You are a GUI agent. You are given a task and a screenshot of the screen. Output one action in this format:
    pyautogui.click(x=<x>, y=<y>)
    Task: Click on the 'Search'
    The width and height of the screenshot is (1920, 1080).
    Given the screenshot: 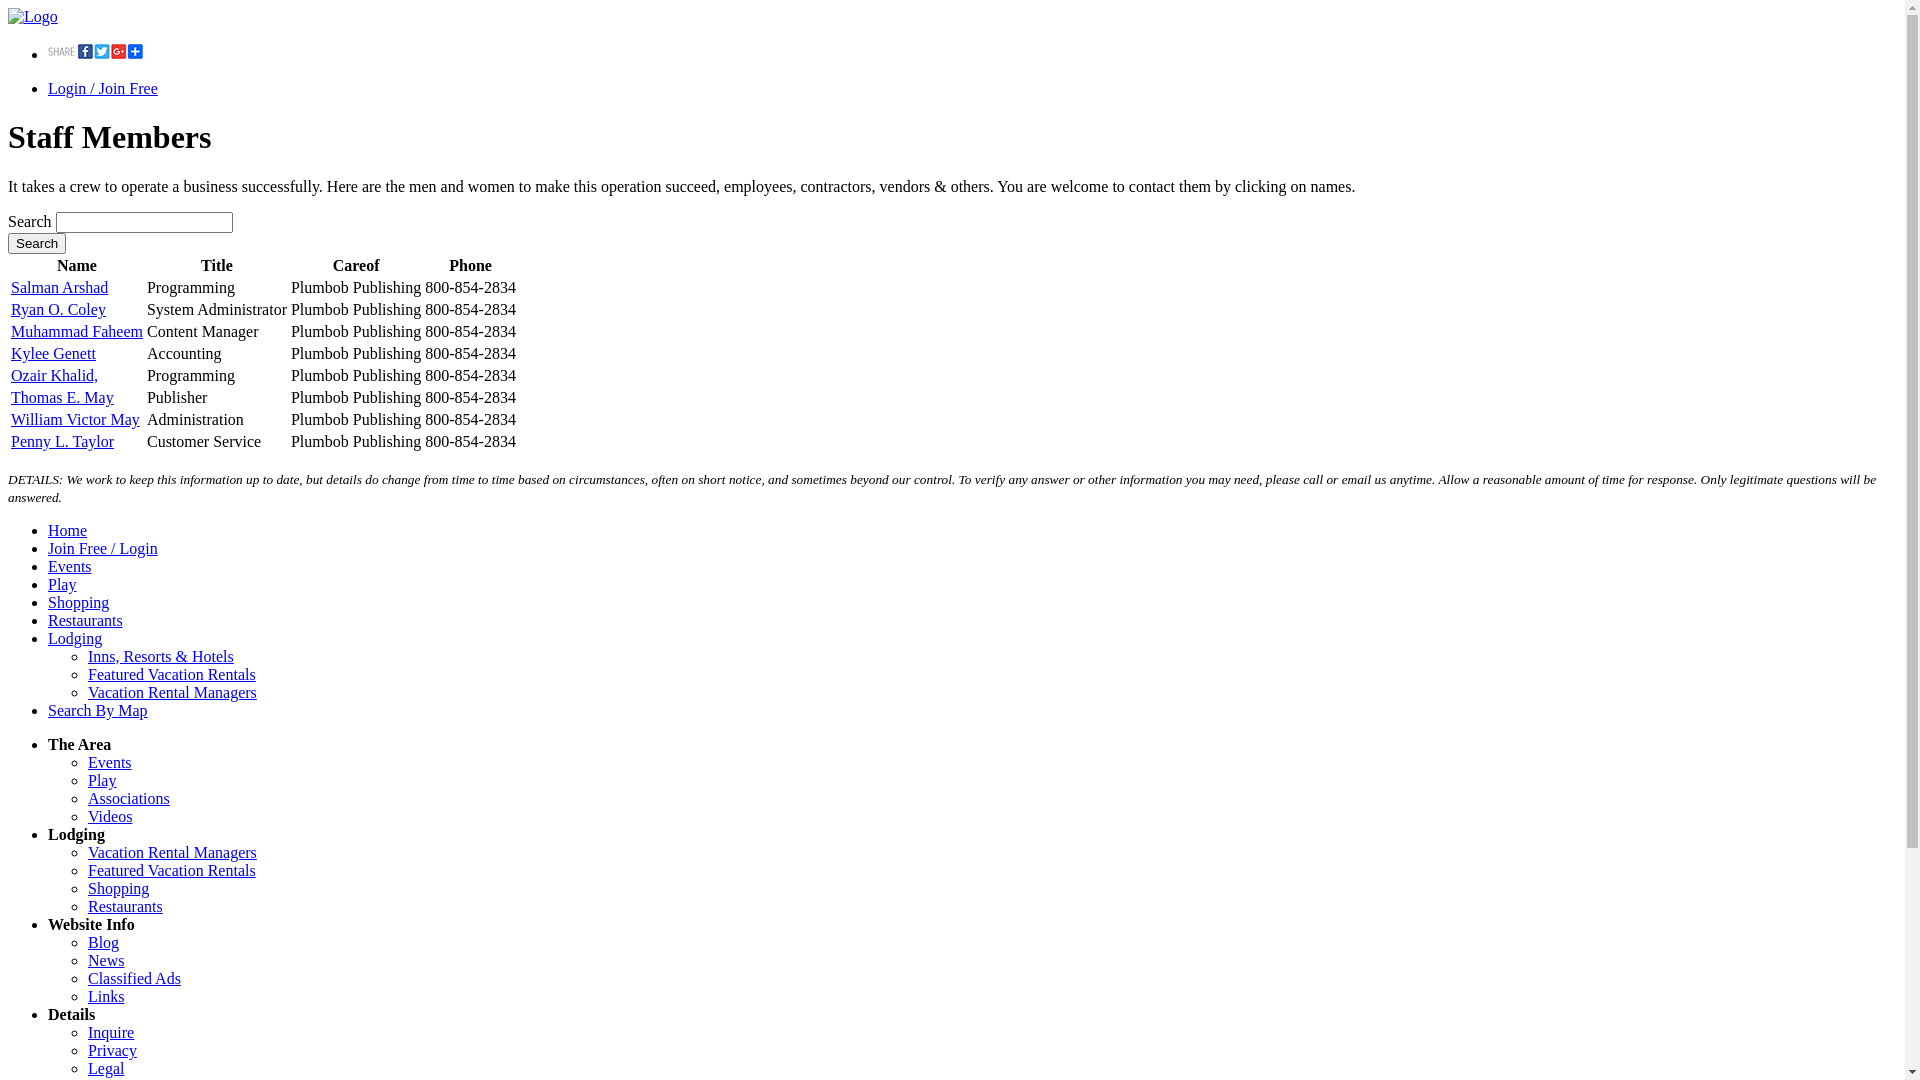 What is the action you would take?
    pyautogui.click(x=37, y=242)
    